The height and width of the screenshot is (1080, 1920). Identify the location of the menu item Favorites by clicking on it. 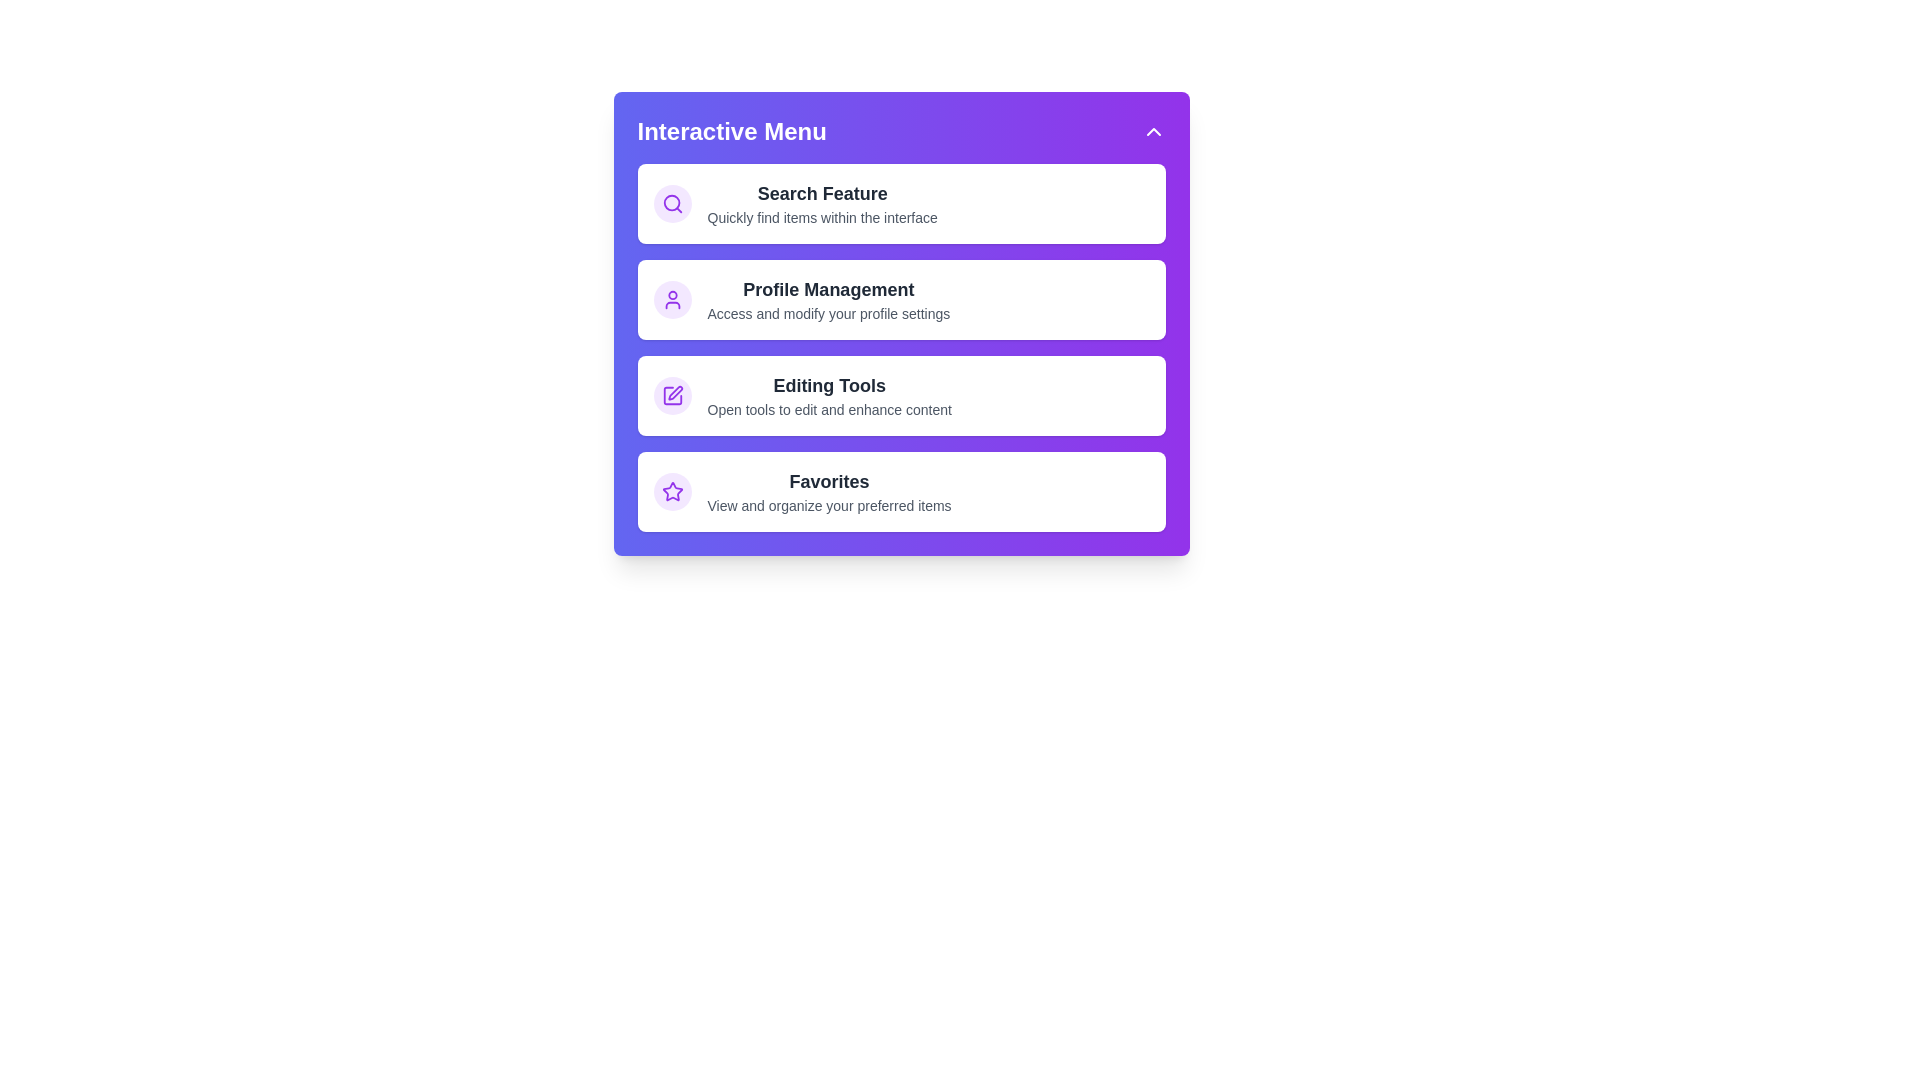
(900, 492).